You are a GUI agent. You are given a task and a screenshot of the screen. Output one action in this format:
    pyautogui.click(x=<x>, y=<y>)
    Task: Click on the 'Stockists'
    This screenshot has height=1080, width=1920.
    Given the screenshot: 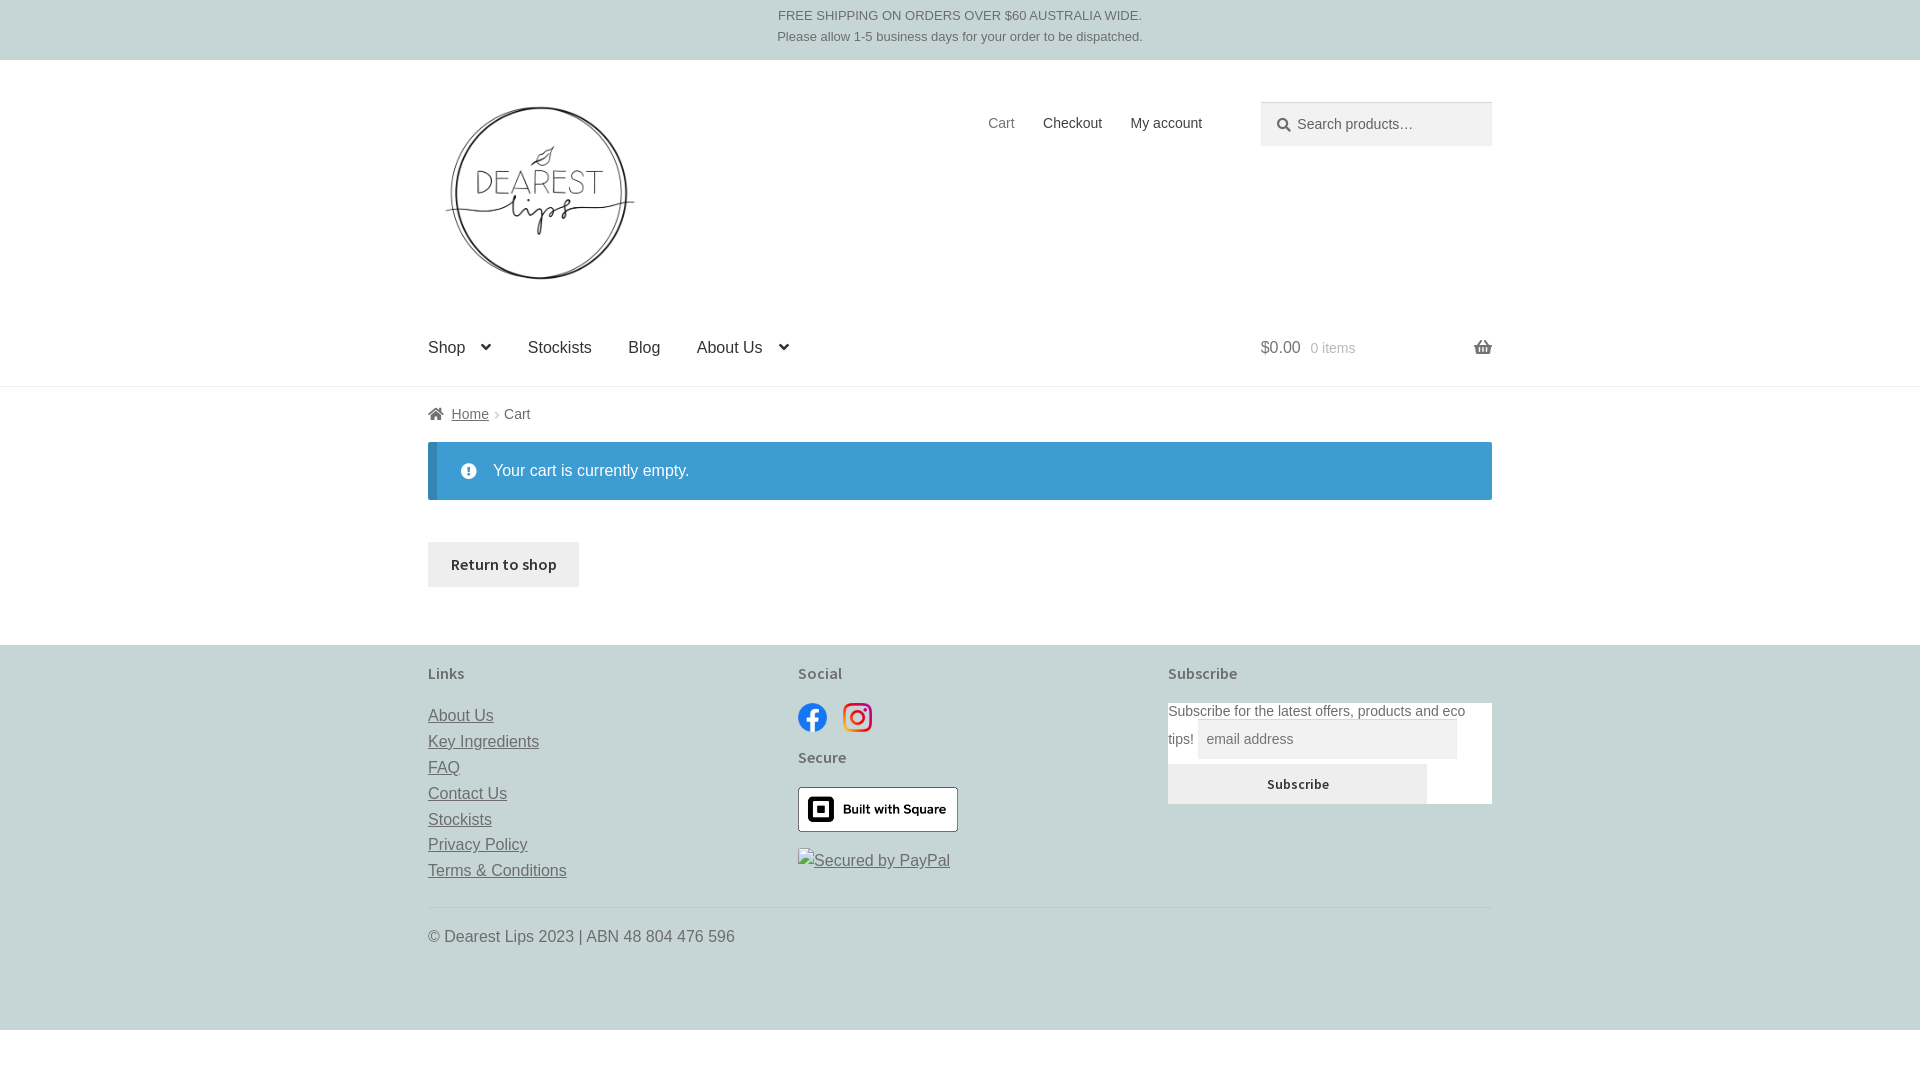 What is the action you would take?
    pyautogui.click(x=459, y=819)
    